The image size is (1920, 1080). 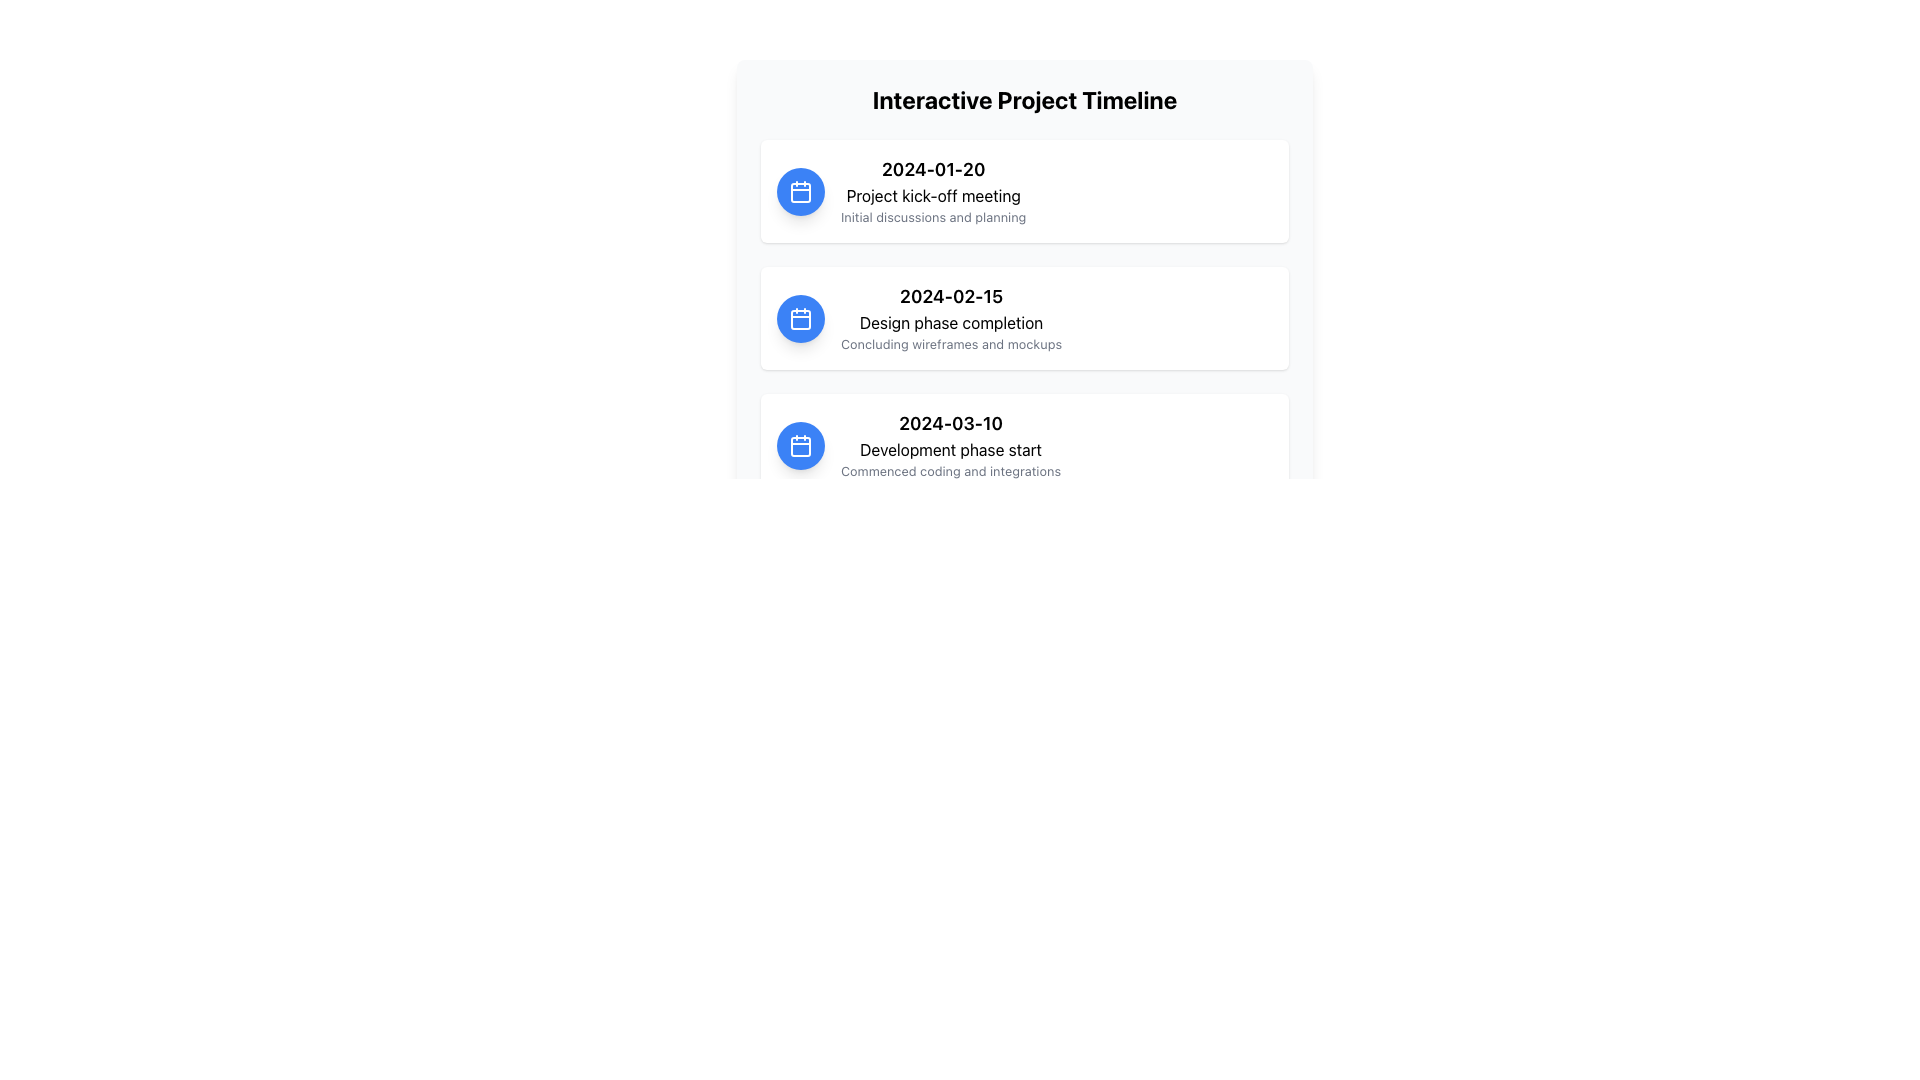 I want to click on the calendar icon with a blue circular background located to the left of the text 'Design phase completion' in the second row of the timeline interface, so click(x=801, y=316).